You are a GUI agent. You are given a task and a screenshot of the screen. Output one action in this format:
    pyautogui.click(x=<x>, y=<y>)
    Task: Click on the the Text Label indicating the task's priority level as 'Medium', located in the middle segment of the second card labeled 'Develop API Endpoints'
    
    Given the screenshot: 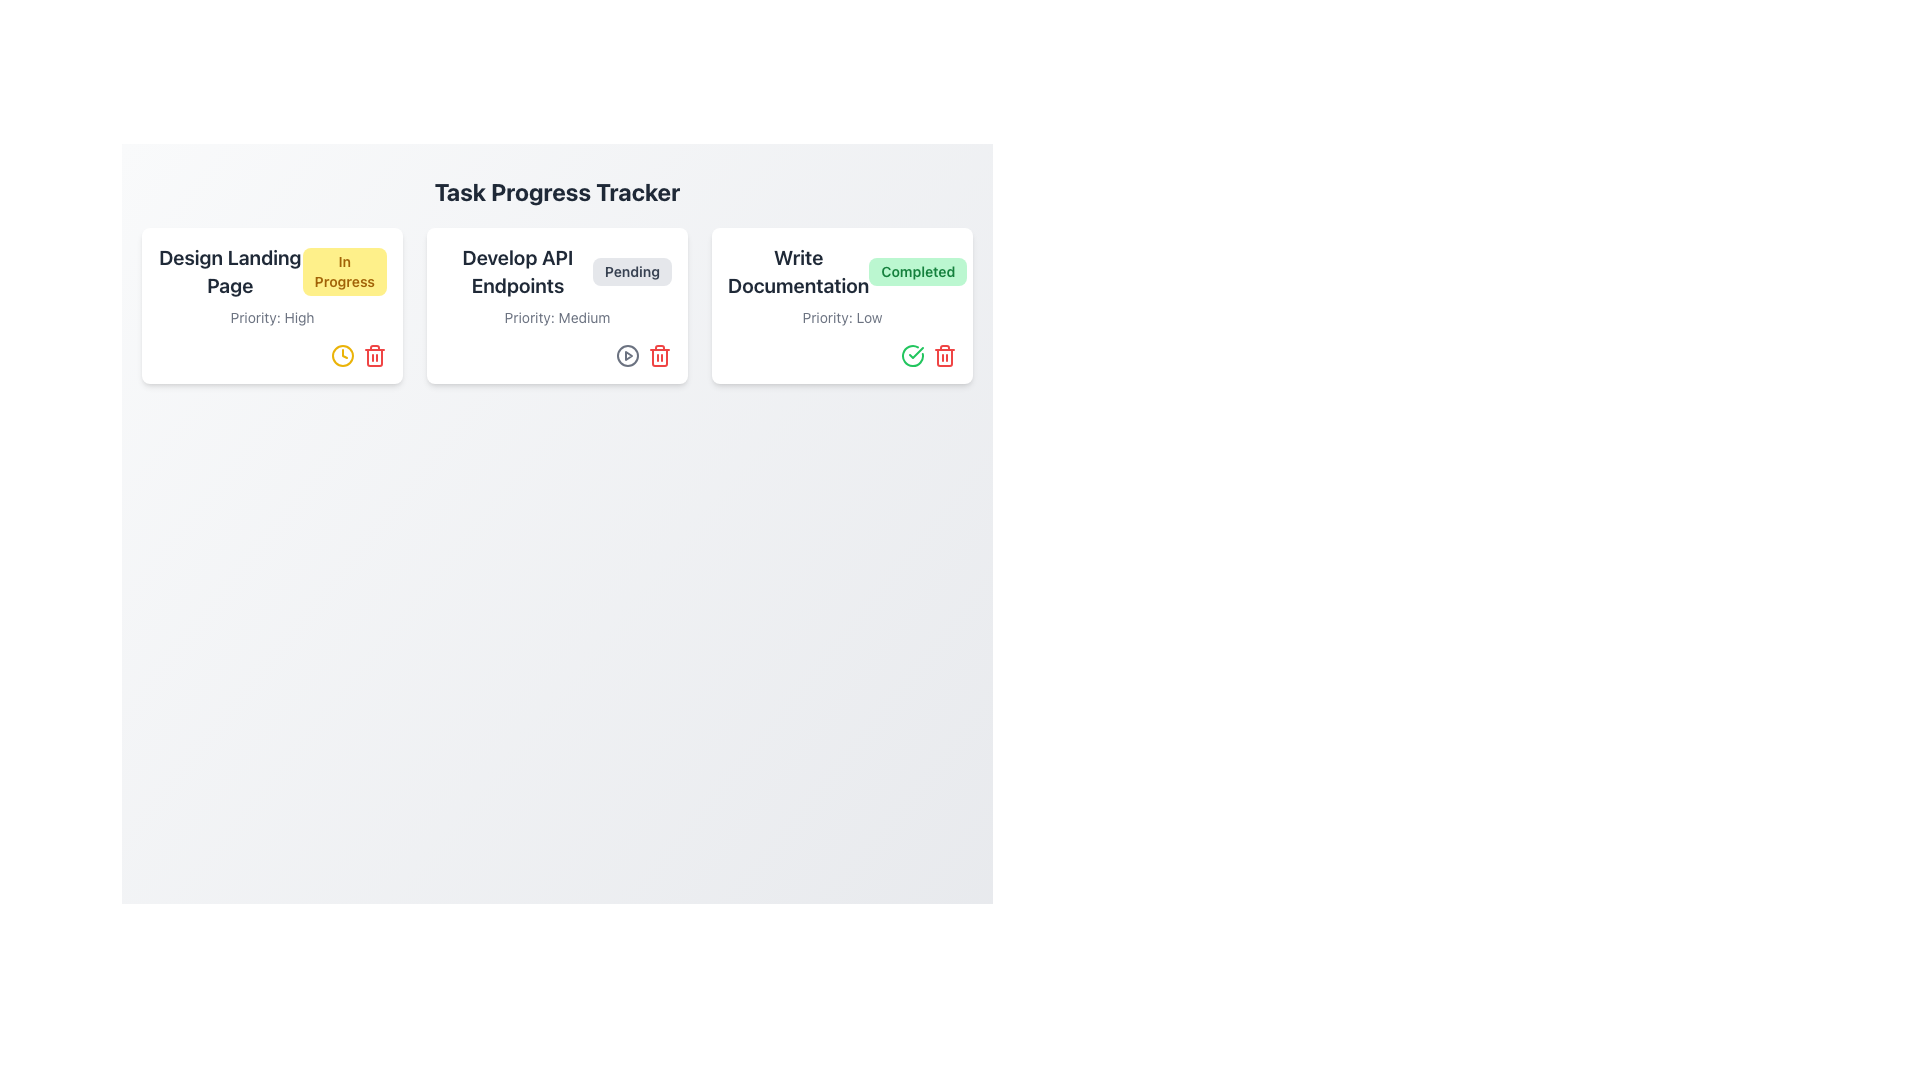 What is the action you would take?
    pyautogui.click(x=557, y=316)
    